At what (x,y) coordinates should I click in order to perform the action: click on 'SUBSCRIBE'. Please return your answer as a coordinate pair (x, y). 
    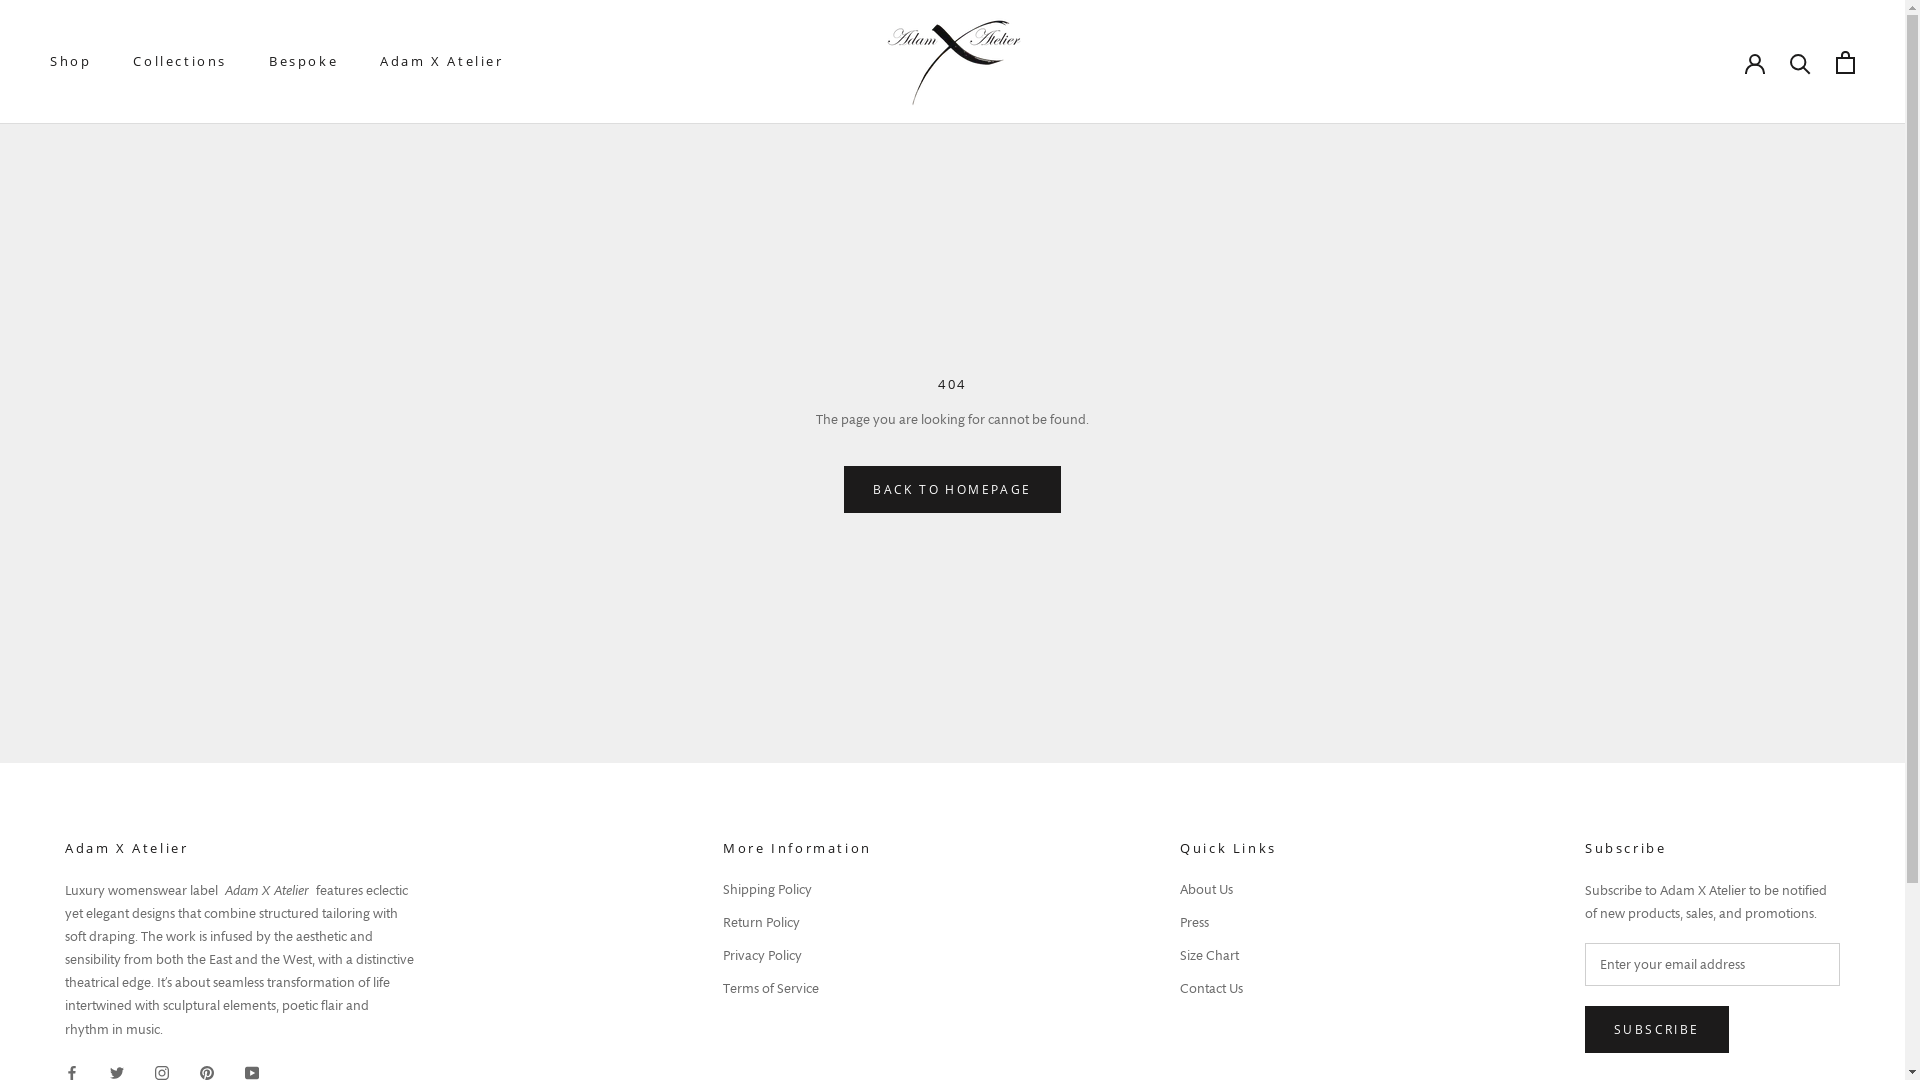
    Looking at the image, I should click on (1656, 1029).